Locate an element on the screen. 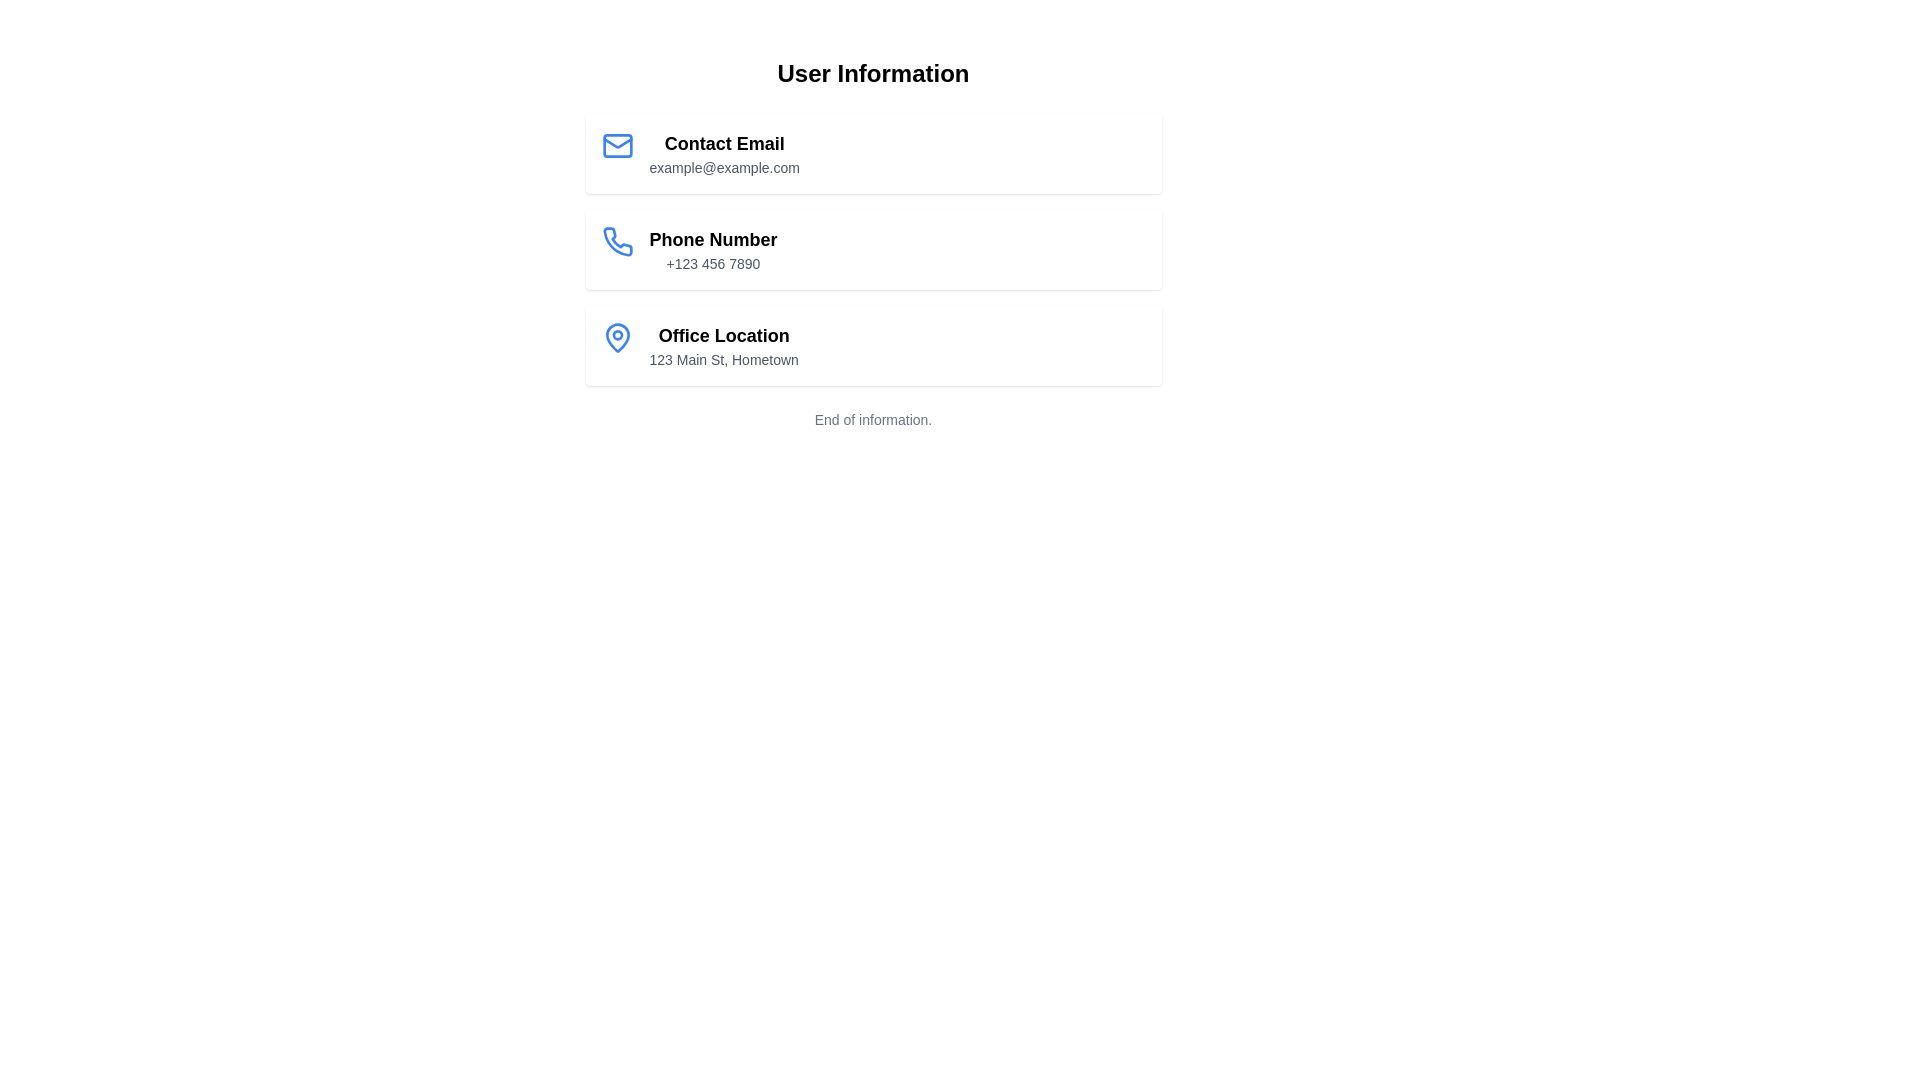  the phone handset icon in the 'Phone Number' row labeled '+123 456 7890' within the user information section is located at coordinates (616, 240).